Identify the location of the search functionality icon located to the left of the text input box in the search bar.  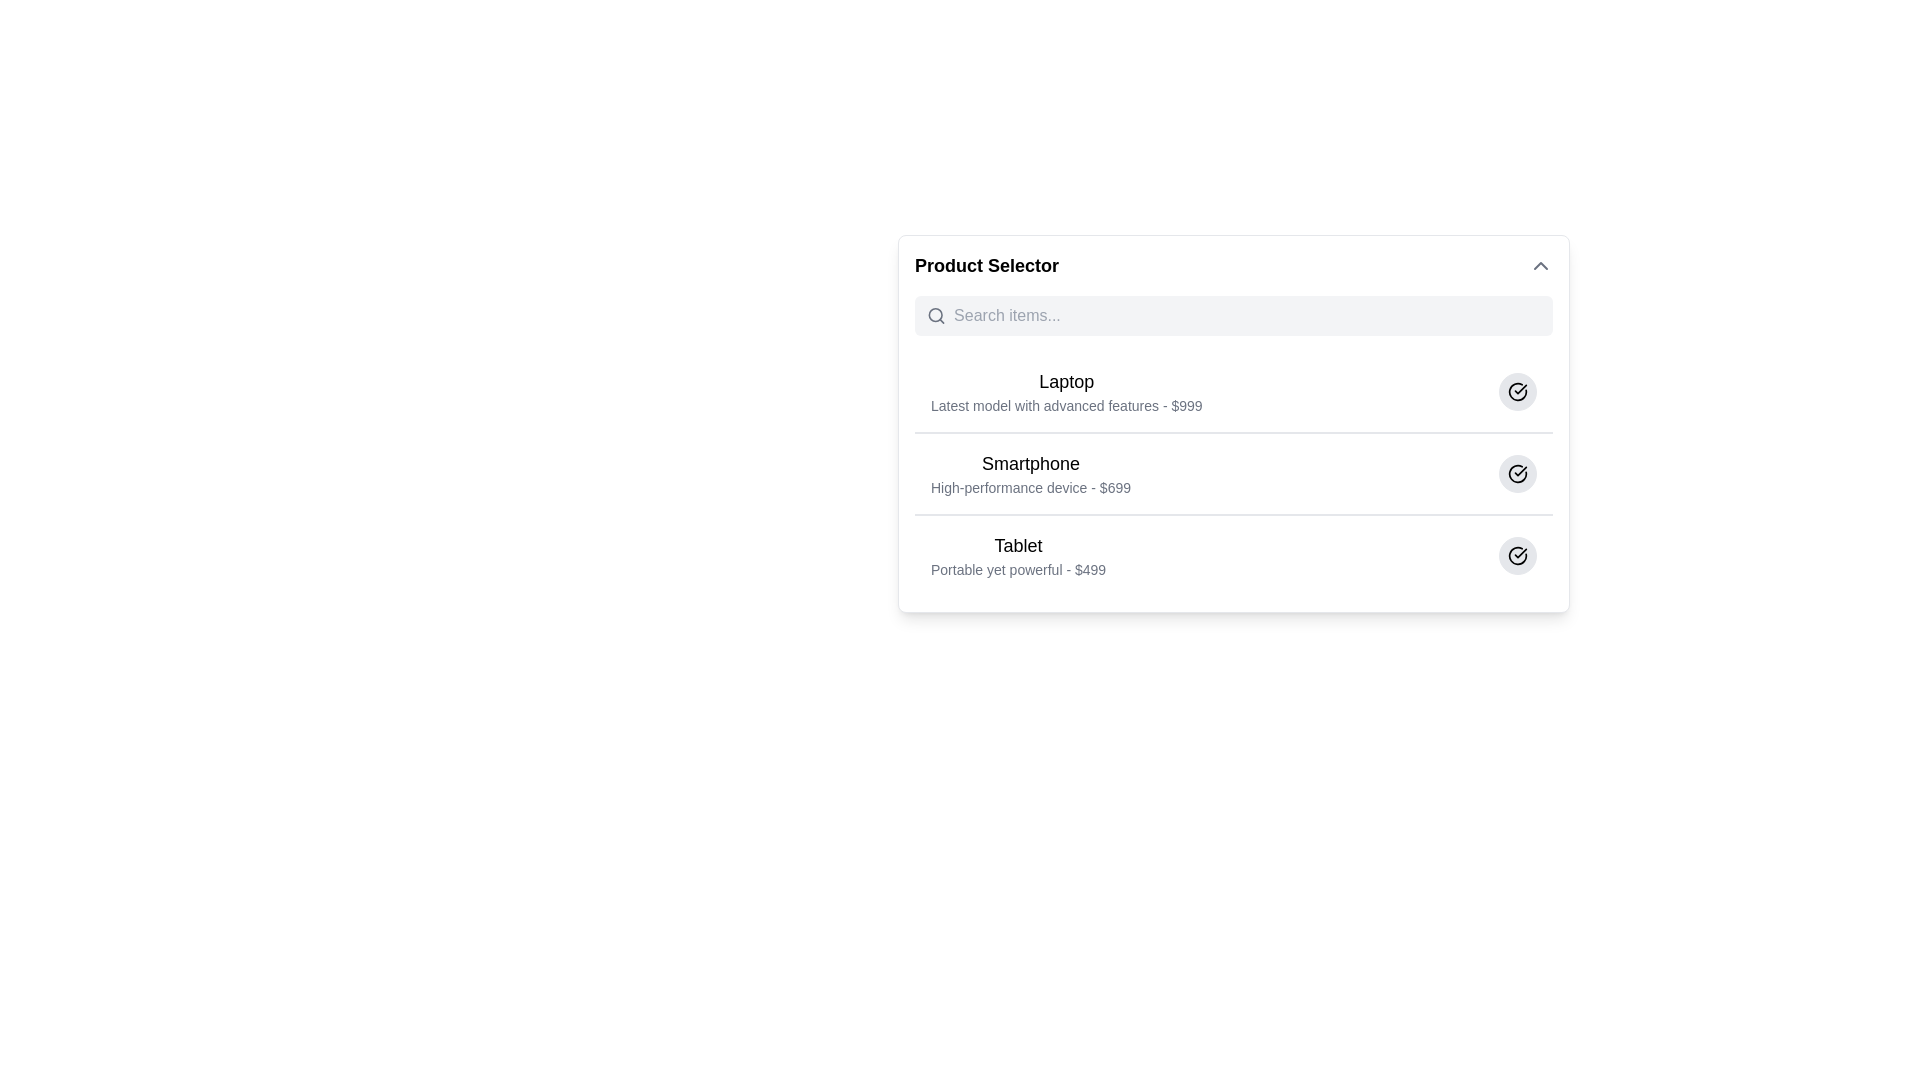
(935, 315).